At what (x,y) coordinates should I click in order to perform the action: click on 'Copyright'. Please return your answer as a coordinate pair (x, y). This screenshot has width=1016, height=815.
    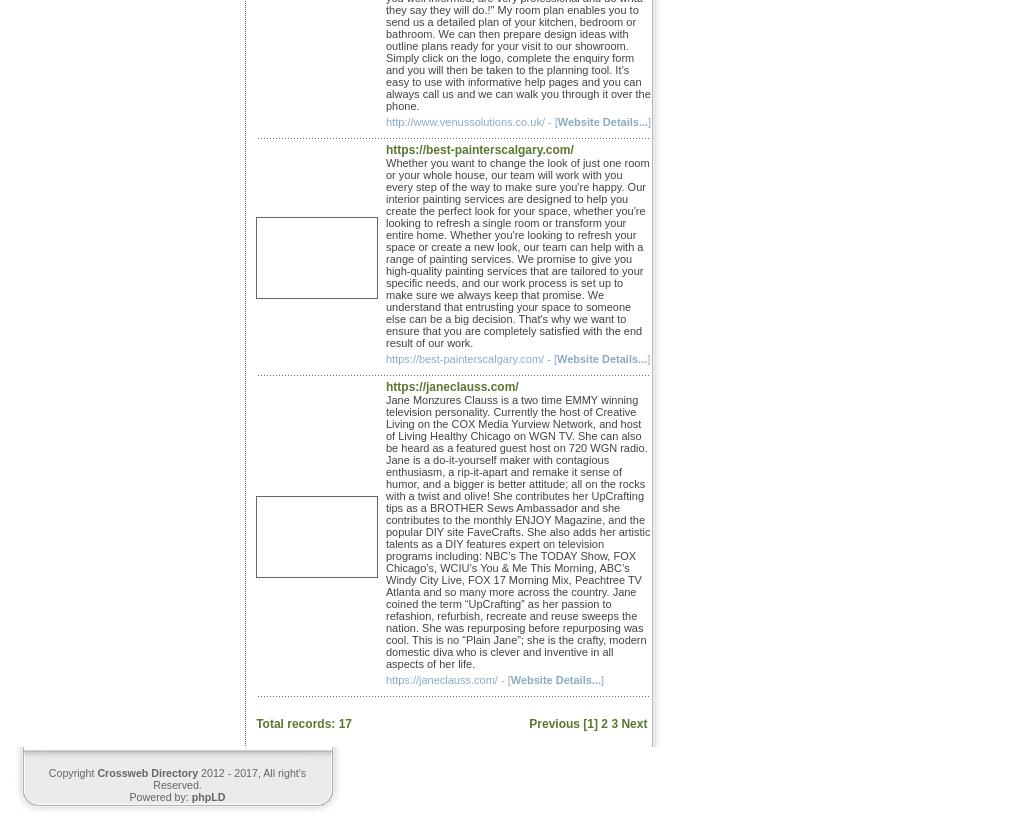
    Looking at the image, I should click on (72, 771).